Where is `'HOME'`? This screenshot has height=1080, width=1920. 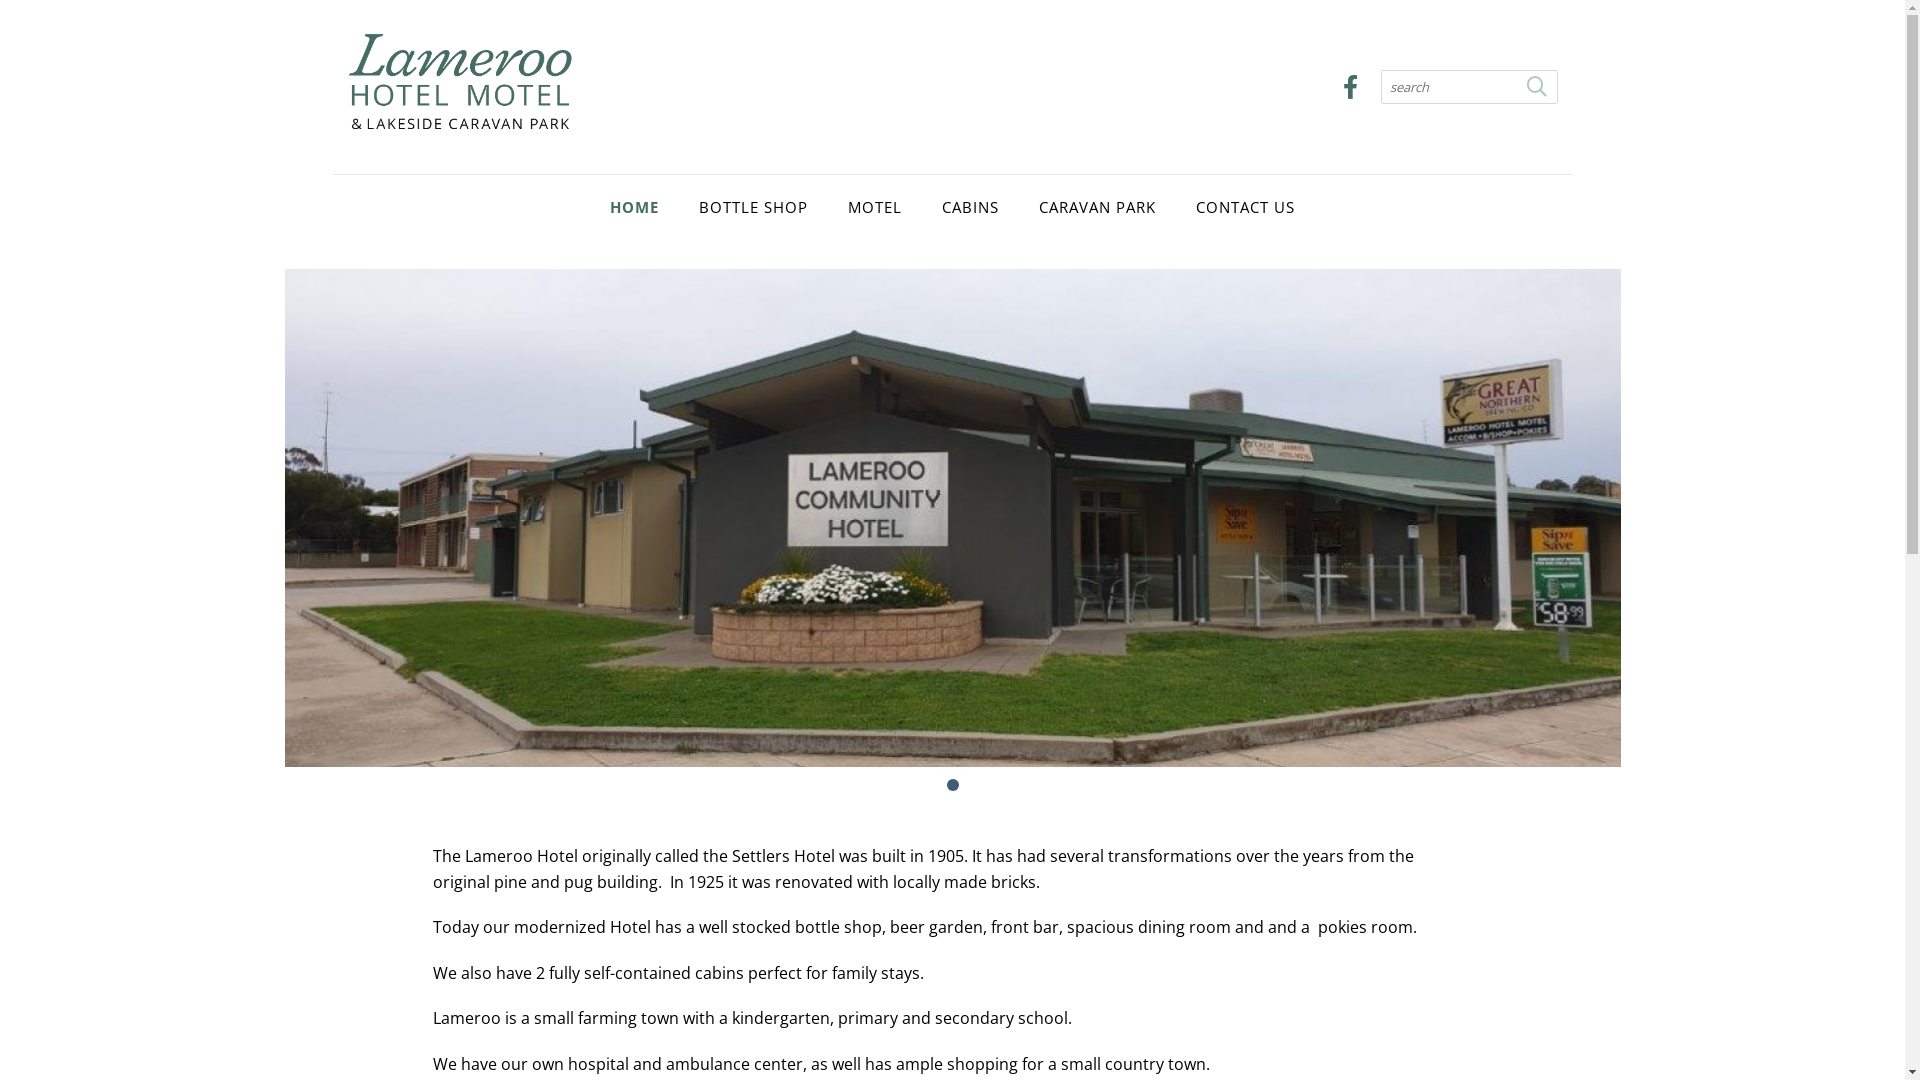
'HOME' is located at coordinates (589, 207).